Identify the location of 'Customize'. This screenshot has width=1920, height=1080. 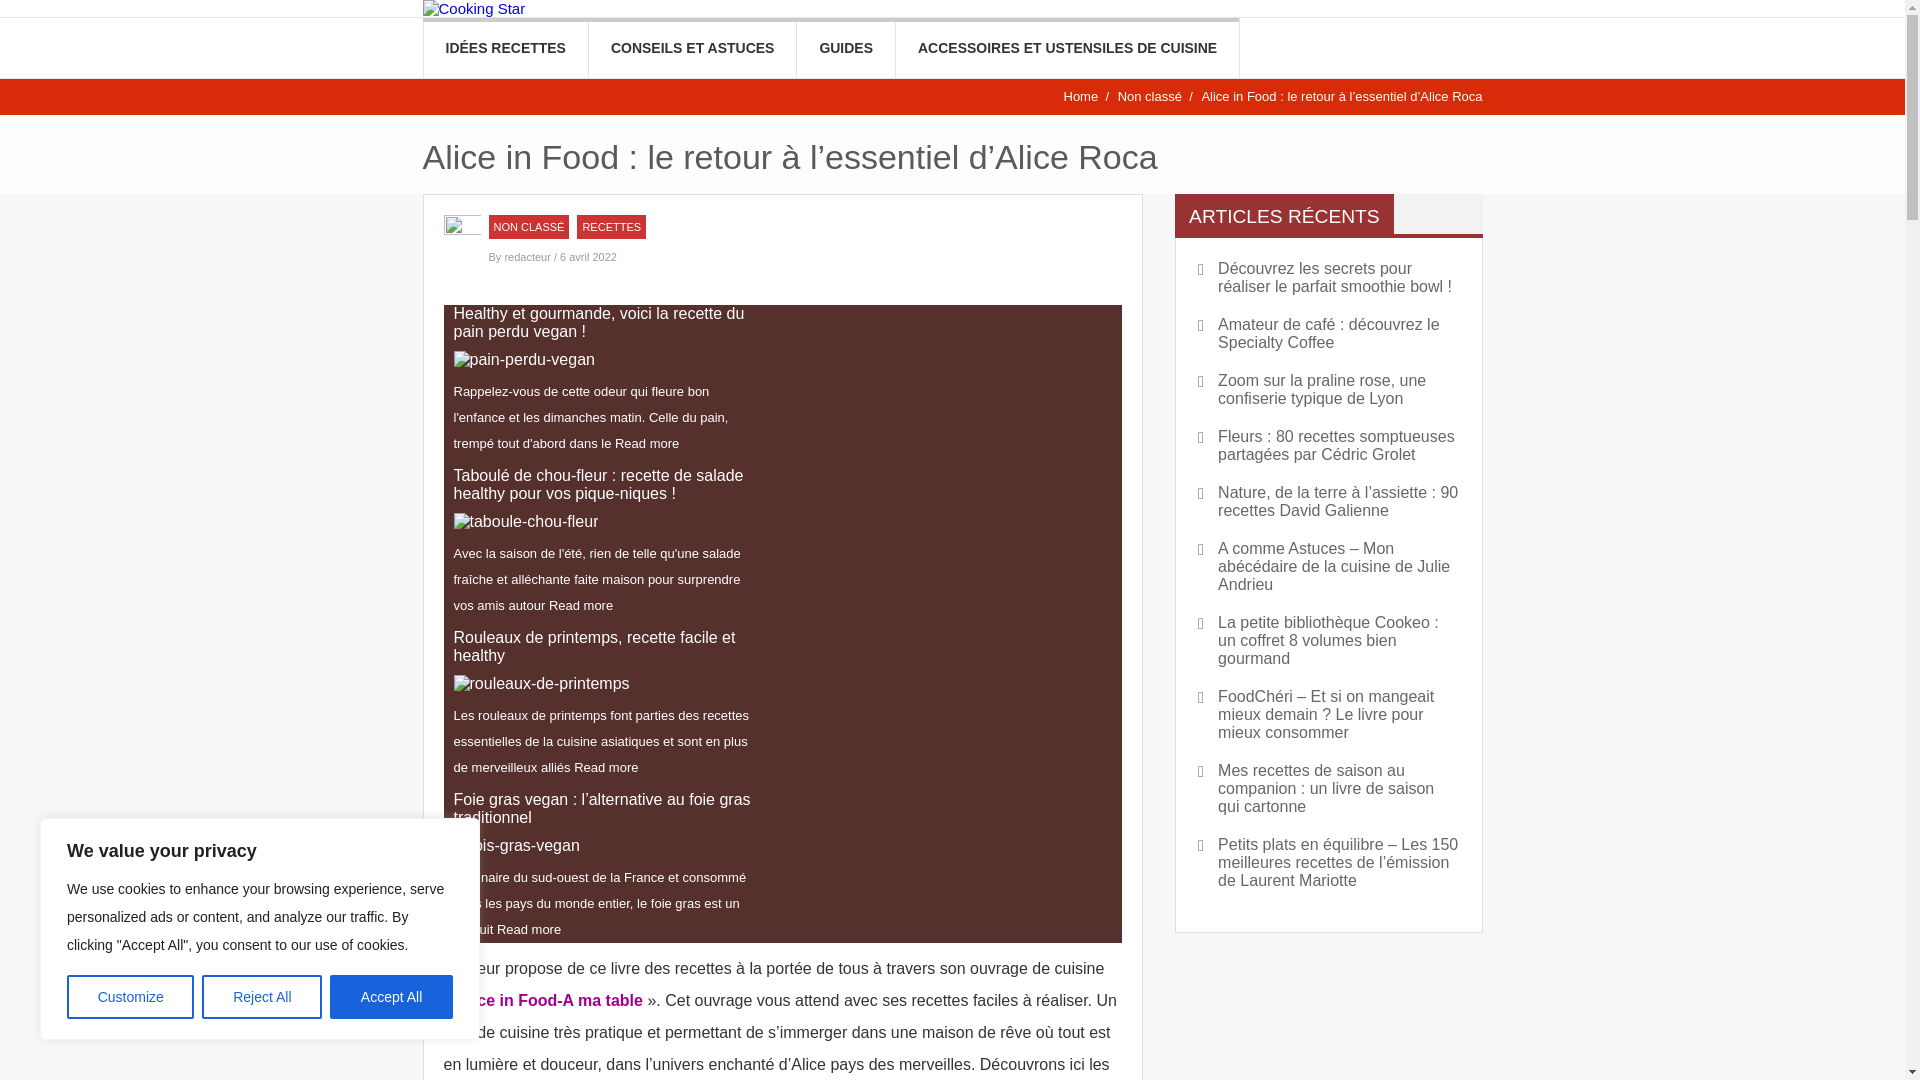
(129, 996).